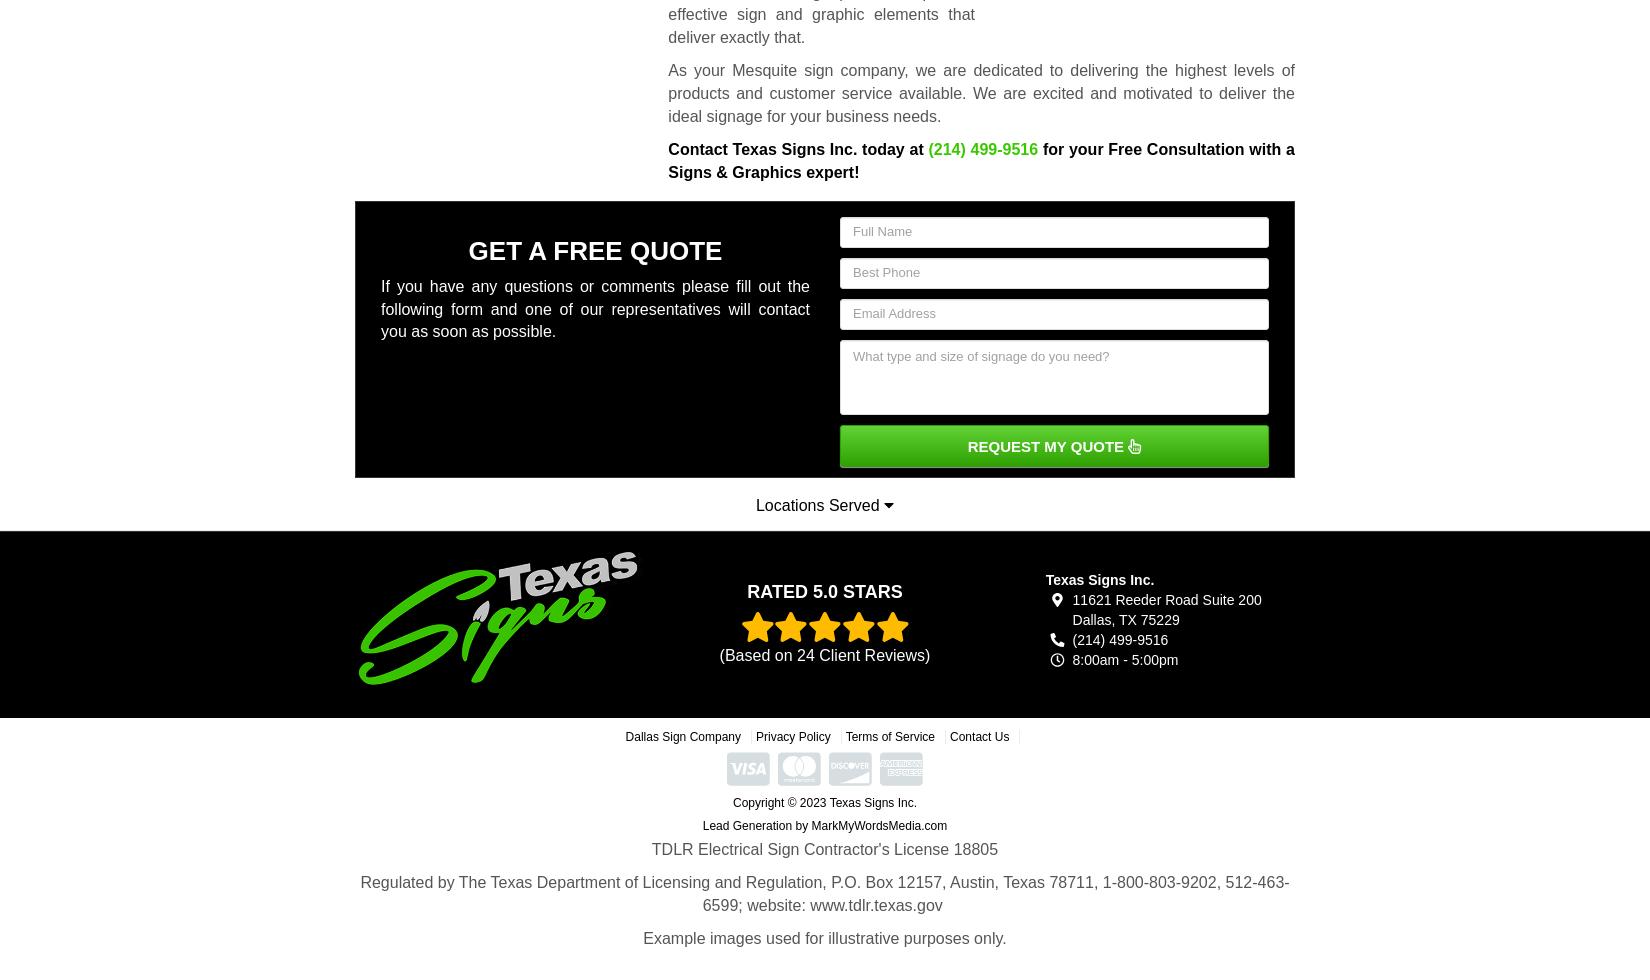  Describe the element at coordinates (804, 655) in the screenshot. I see `'24'` at that location.